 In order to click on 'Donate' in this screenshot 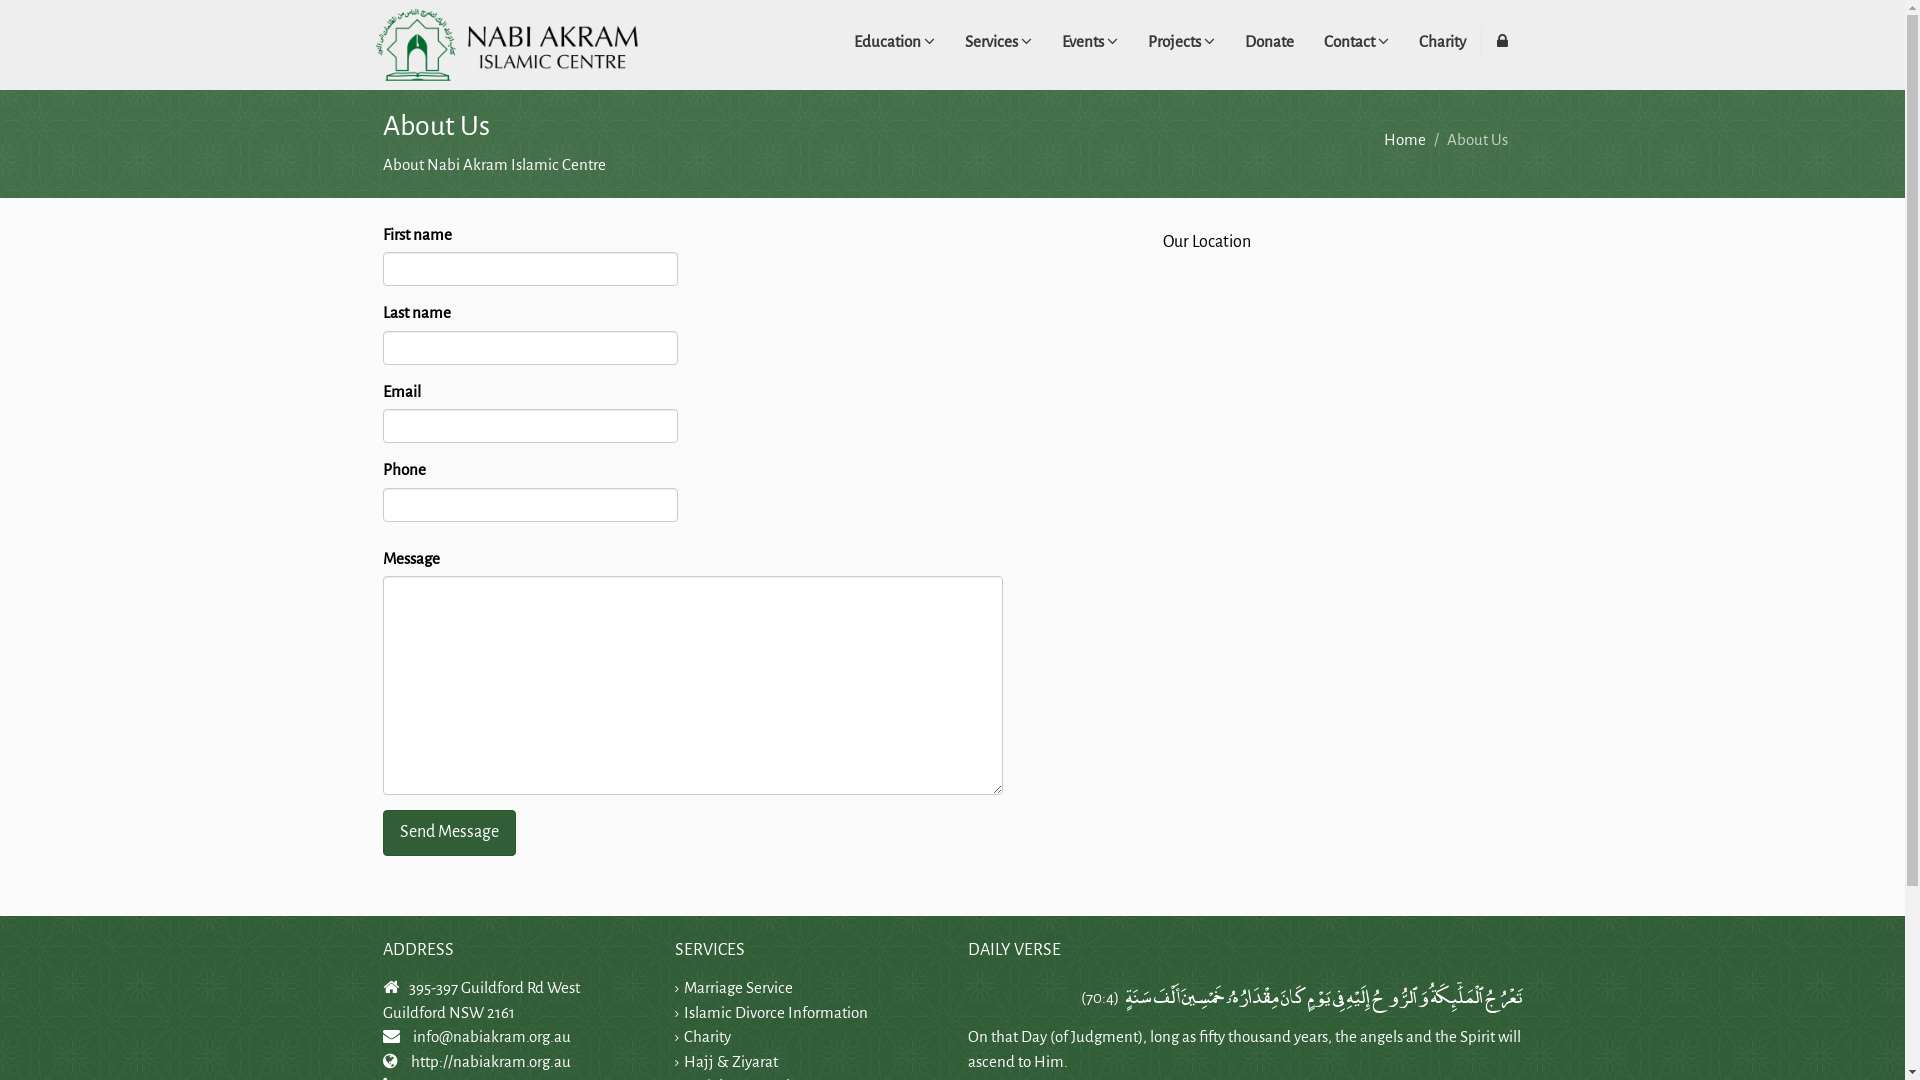, I will do `click(1268, 42)`.